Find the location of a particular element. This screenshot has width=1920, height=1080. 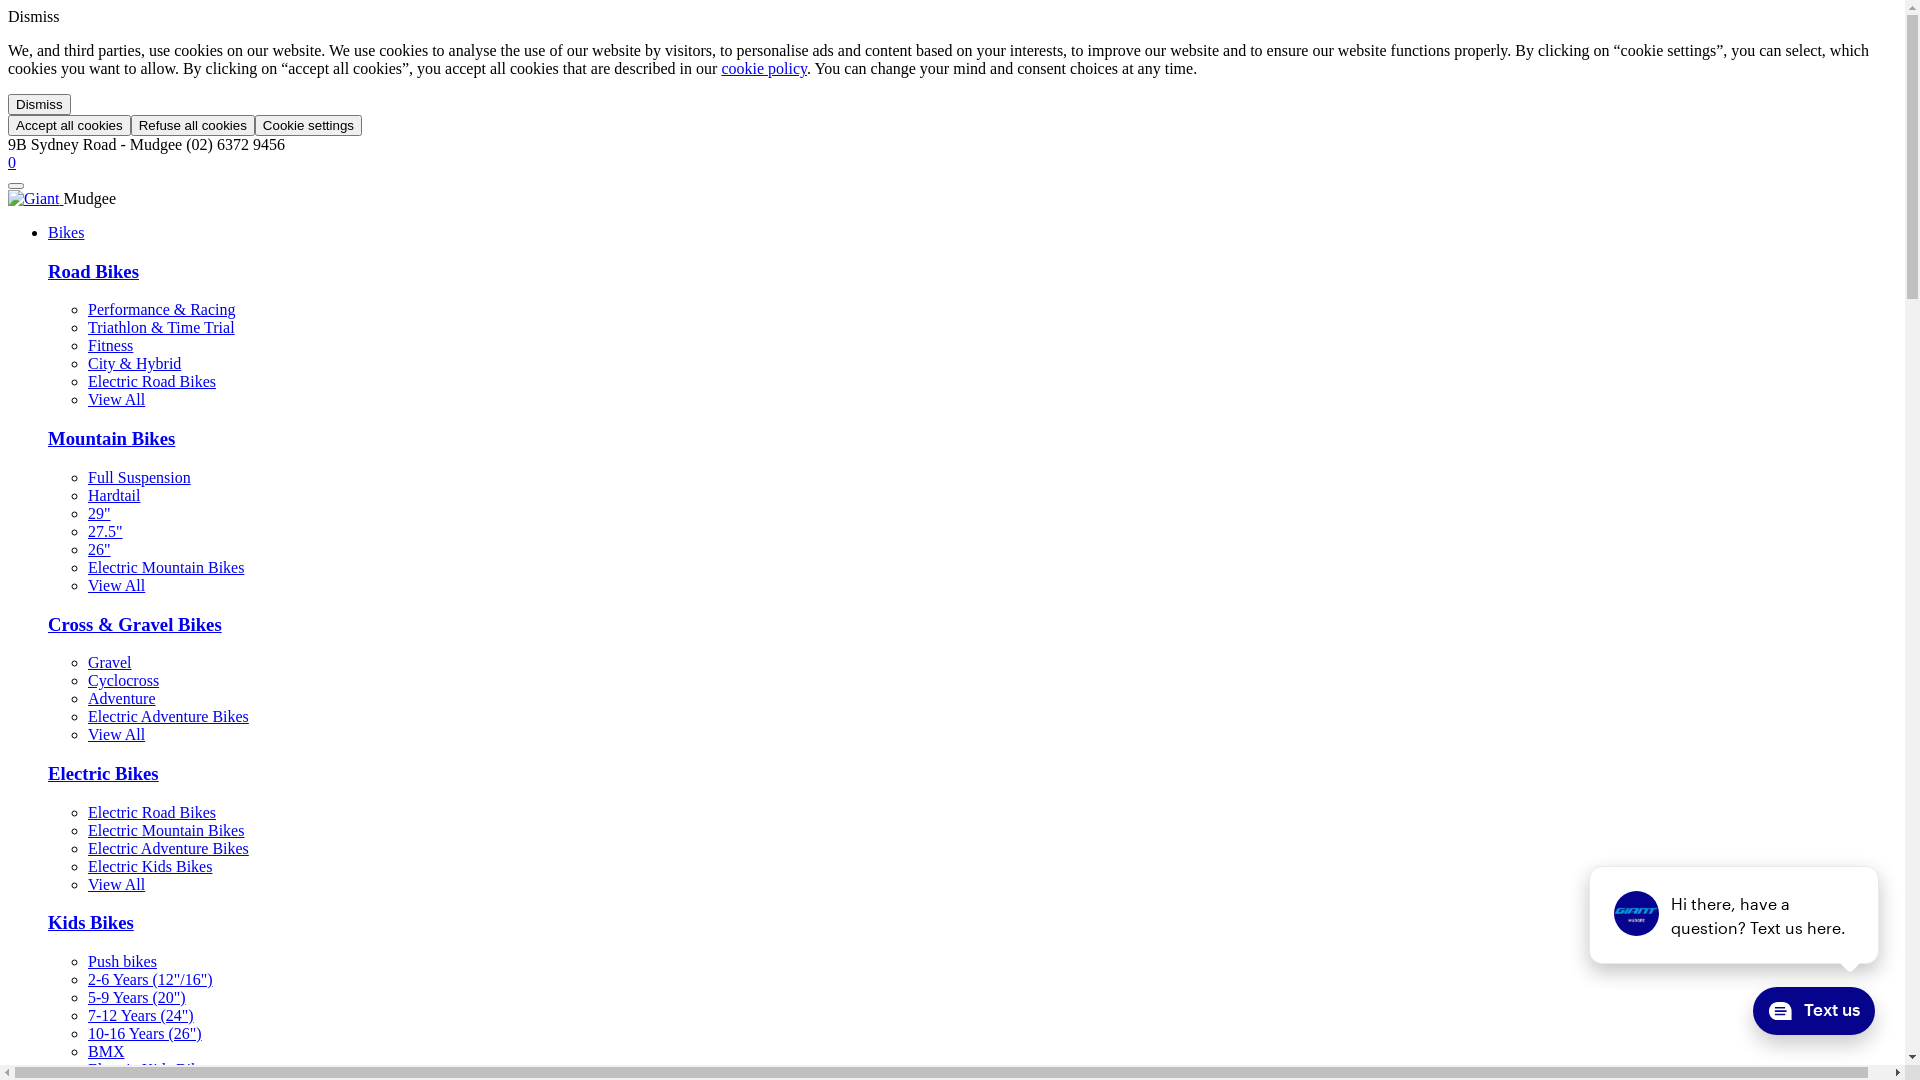

'26"' is located at coordinates (86, 549).